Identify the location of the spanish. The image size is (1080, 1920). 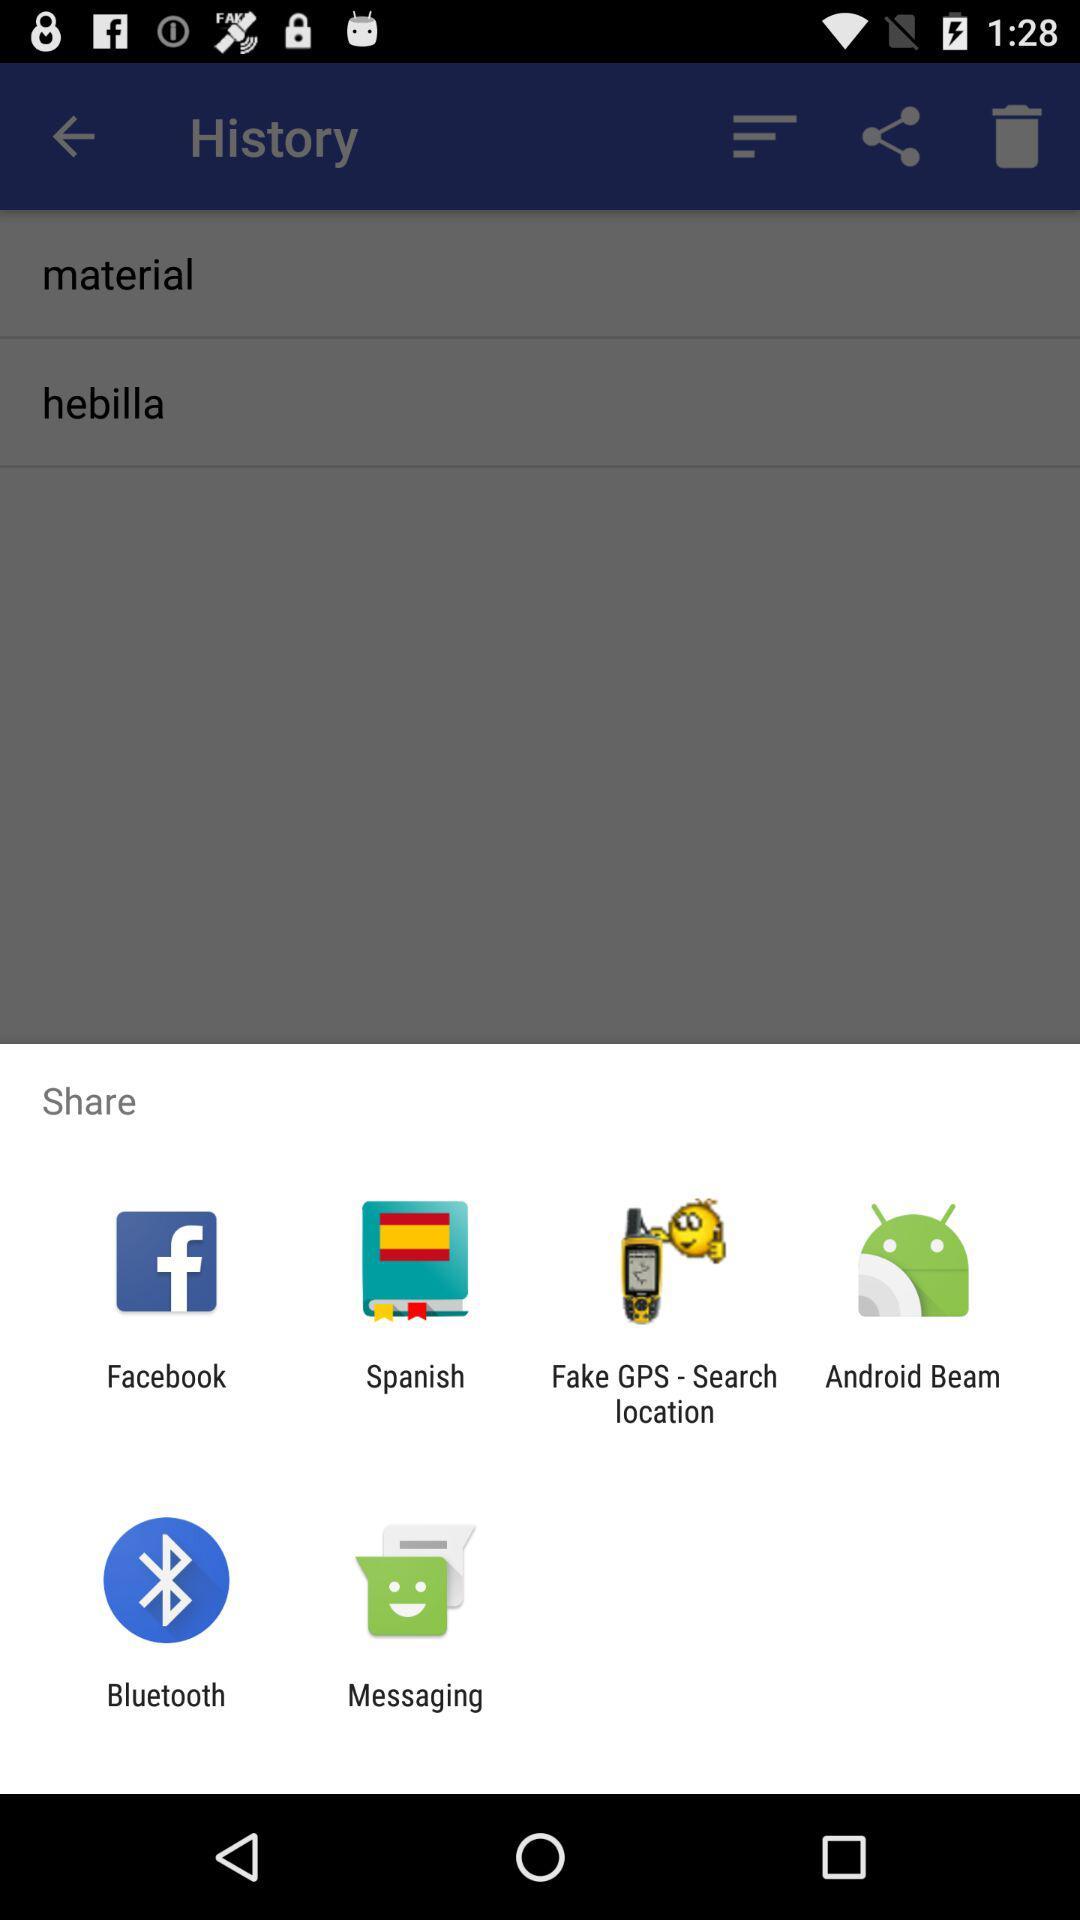
(414, 1392).